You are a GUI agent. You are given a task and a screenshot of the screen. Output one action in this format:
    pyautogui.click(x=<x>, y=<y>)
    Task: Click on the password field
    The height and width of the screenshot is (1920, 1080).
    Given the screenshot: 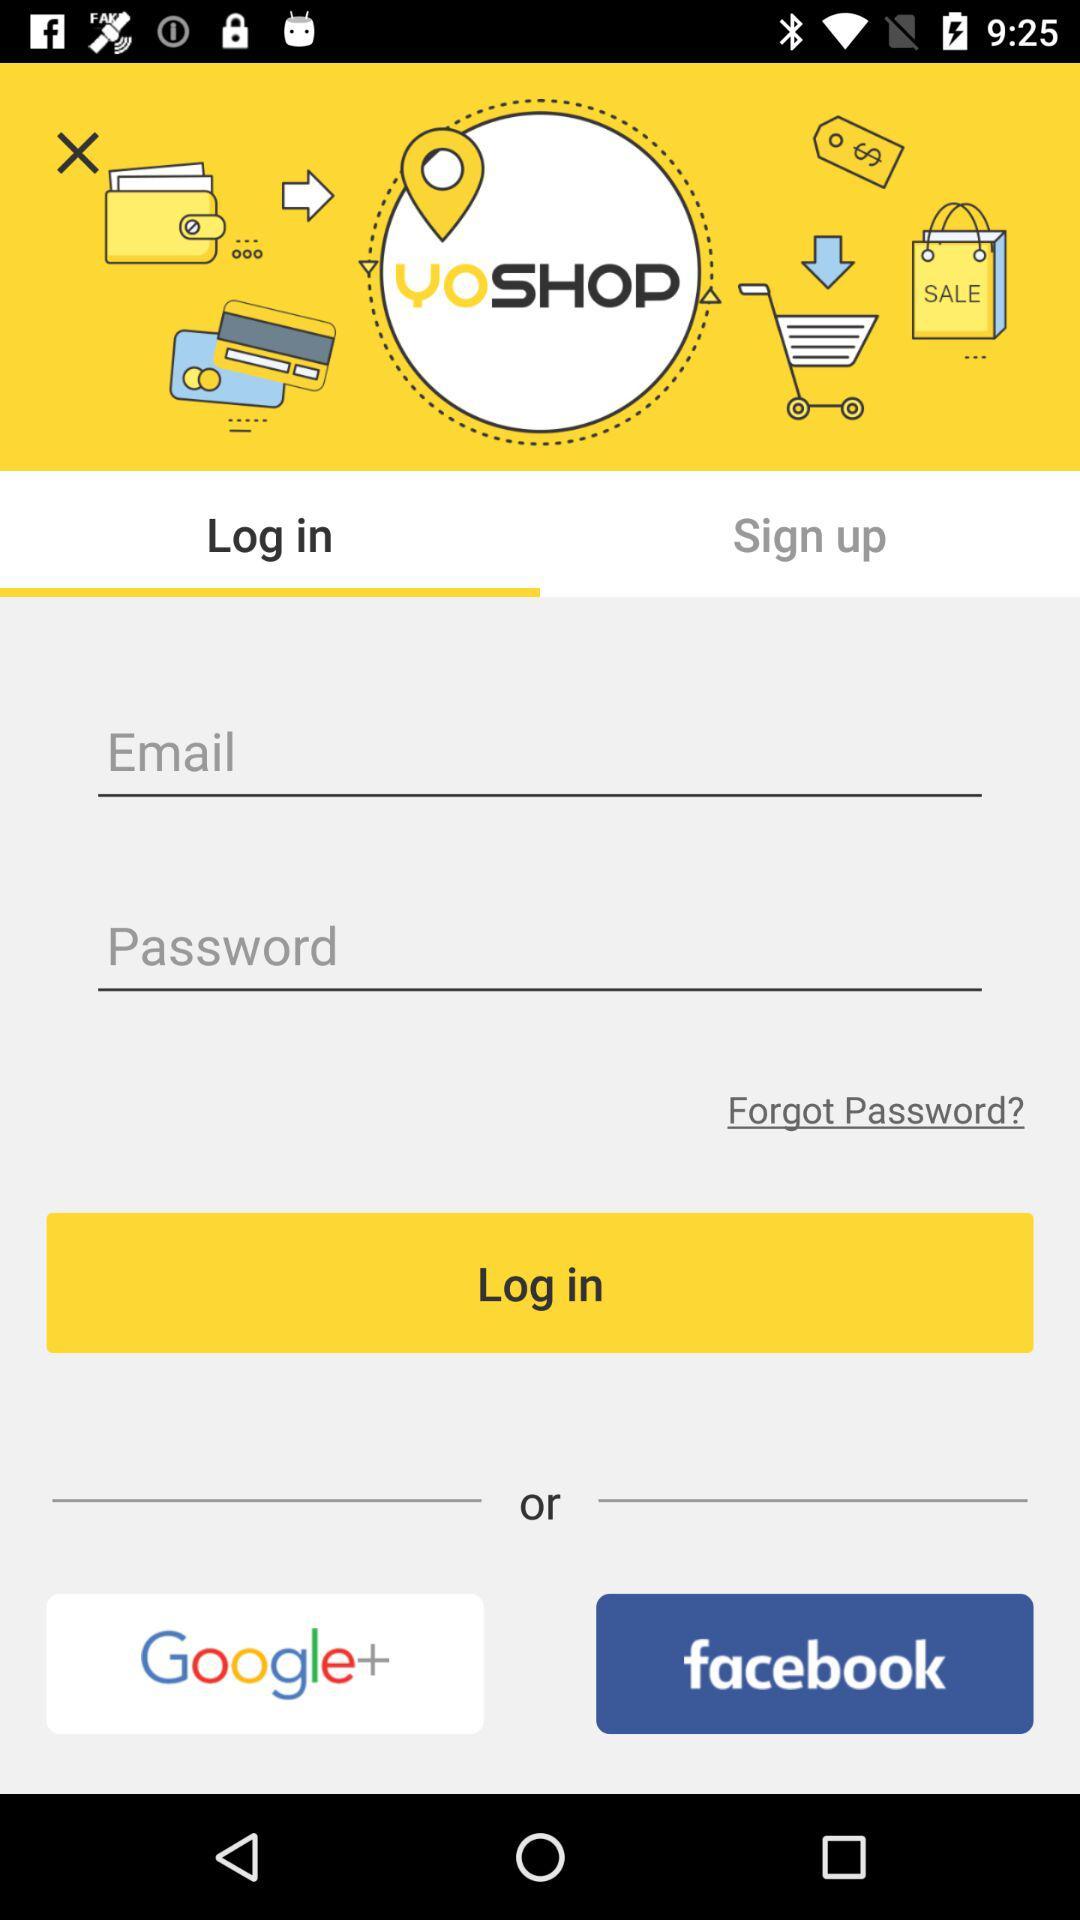 What is the action you would take?
    pyautogui.click(x=540, y=948)
    